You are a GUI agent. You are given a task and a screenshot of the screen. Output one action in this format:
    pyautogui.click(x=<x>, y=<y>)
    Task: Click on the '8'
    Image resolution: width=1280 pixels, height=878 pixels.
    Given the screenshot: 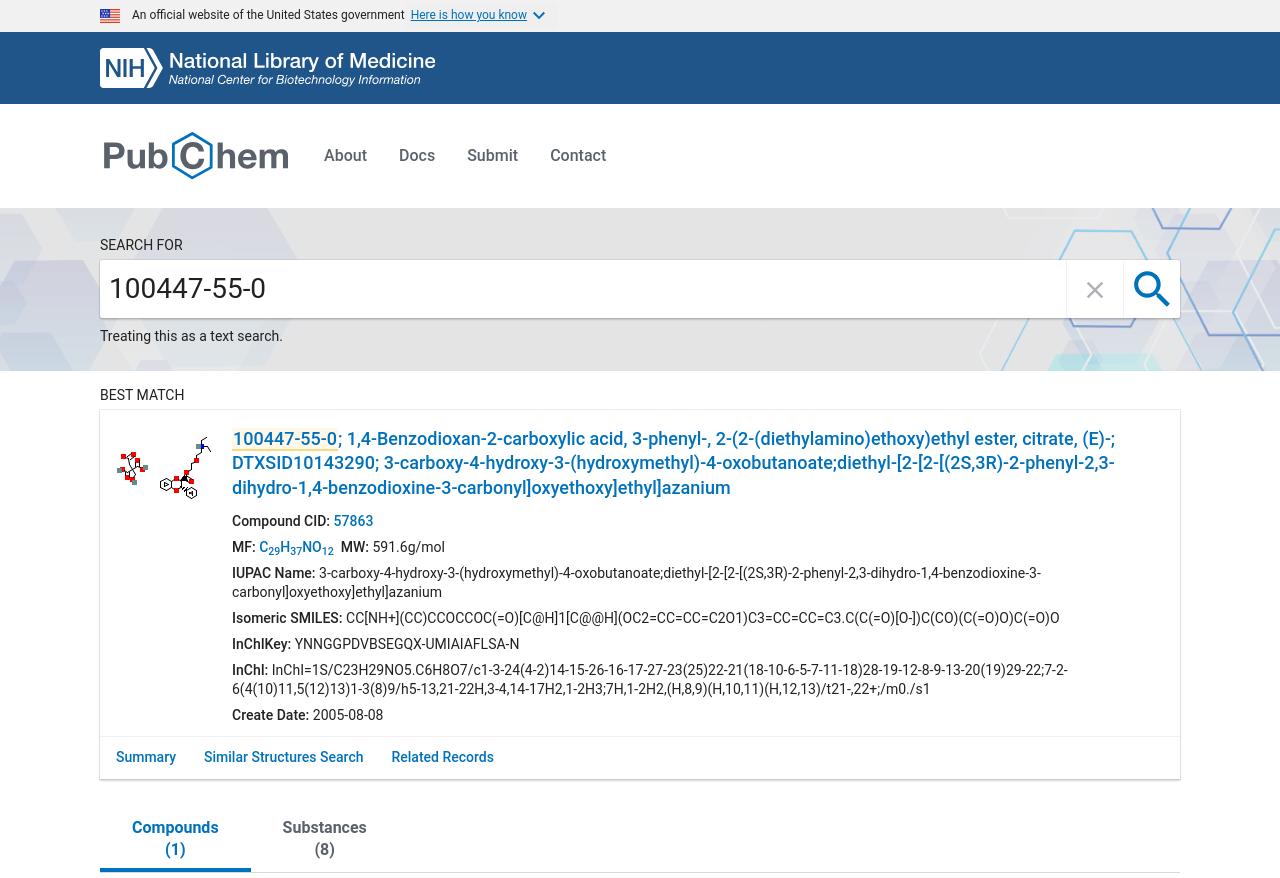 What is the action you would take?
    pyautogui.click(x=324, y=849)
    